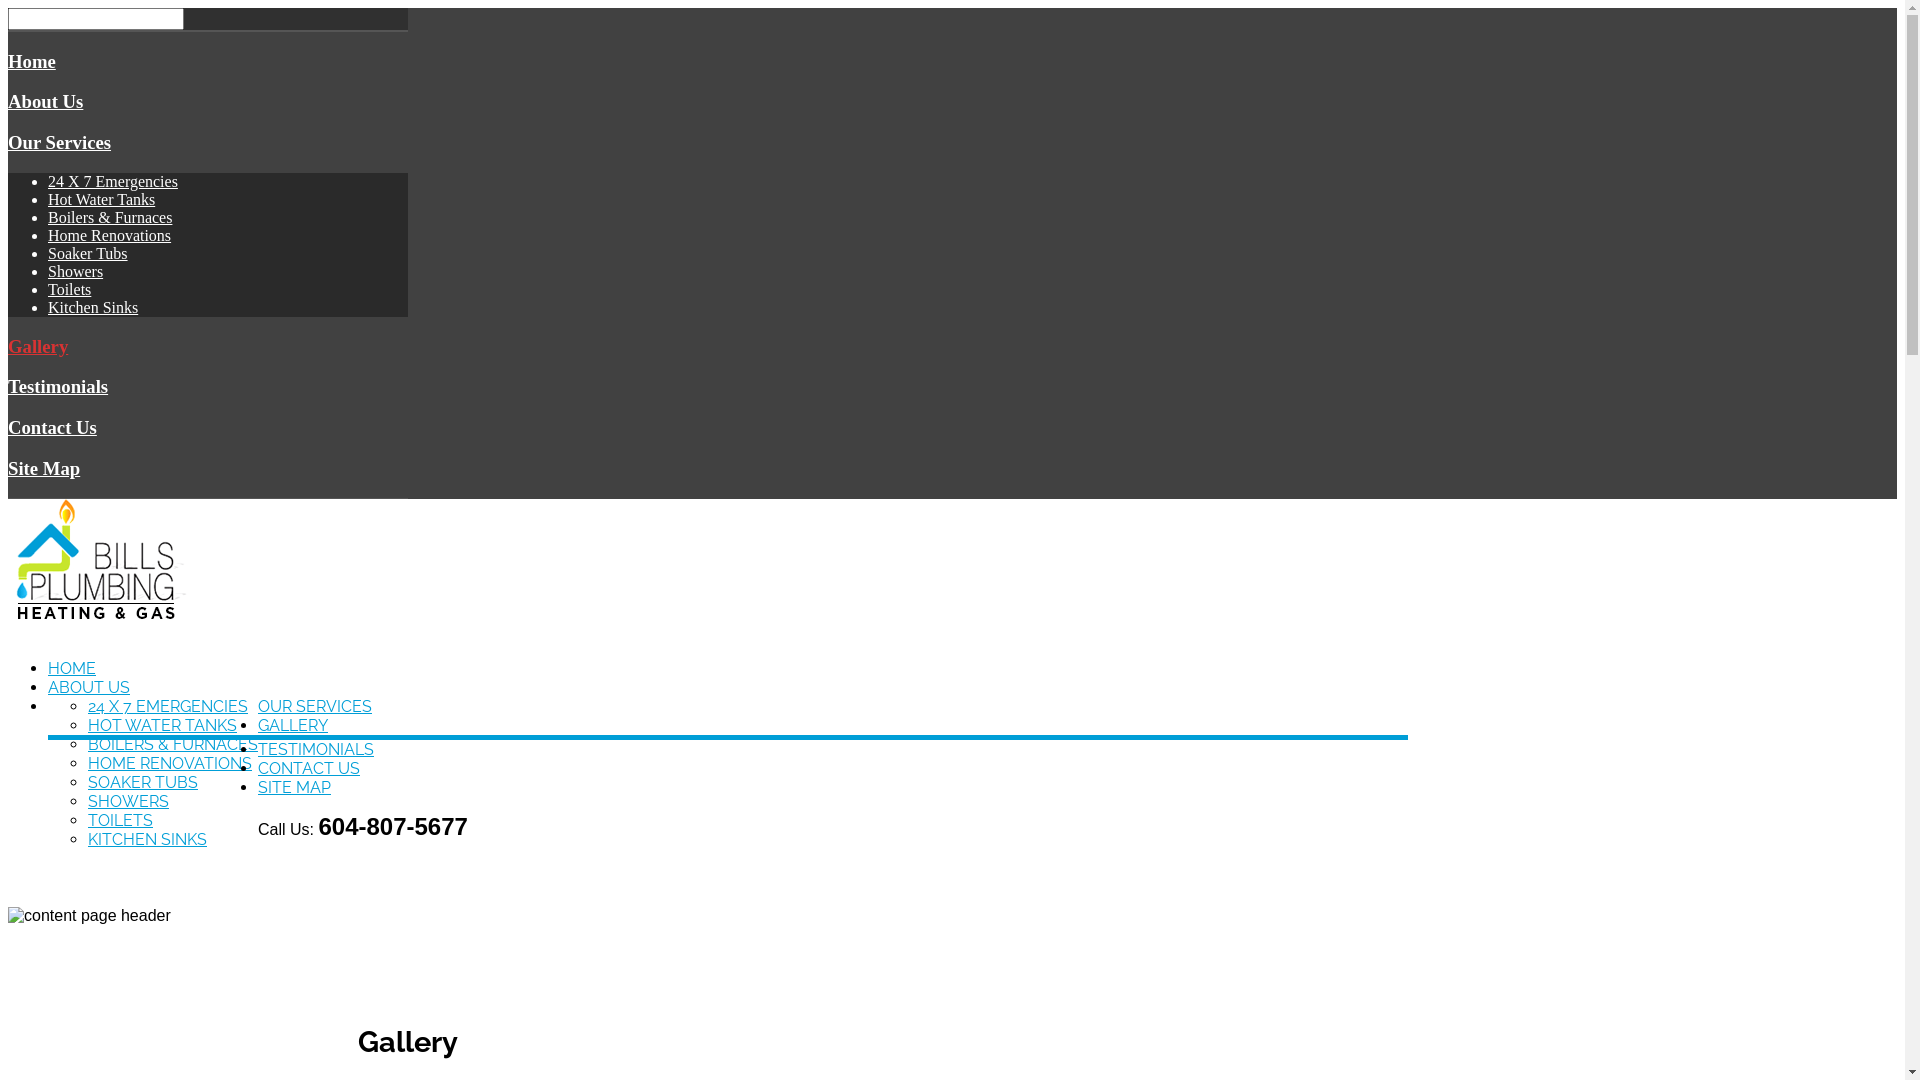  I want to click on 'GALLERY', so click(257, 725).